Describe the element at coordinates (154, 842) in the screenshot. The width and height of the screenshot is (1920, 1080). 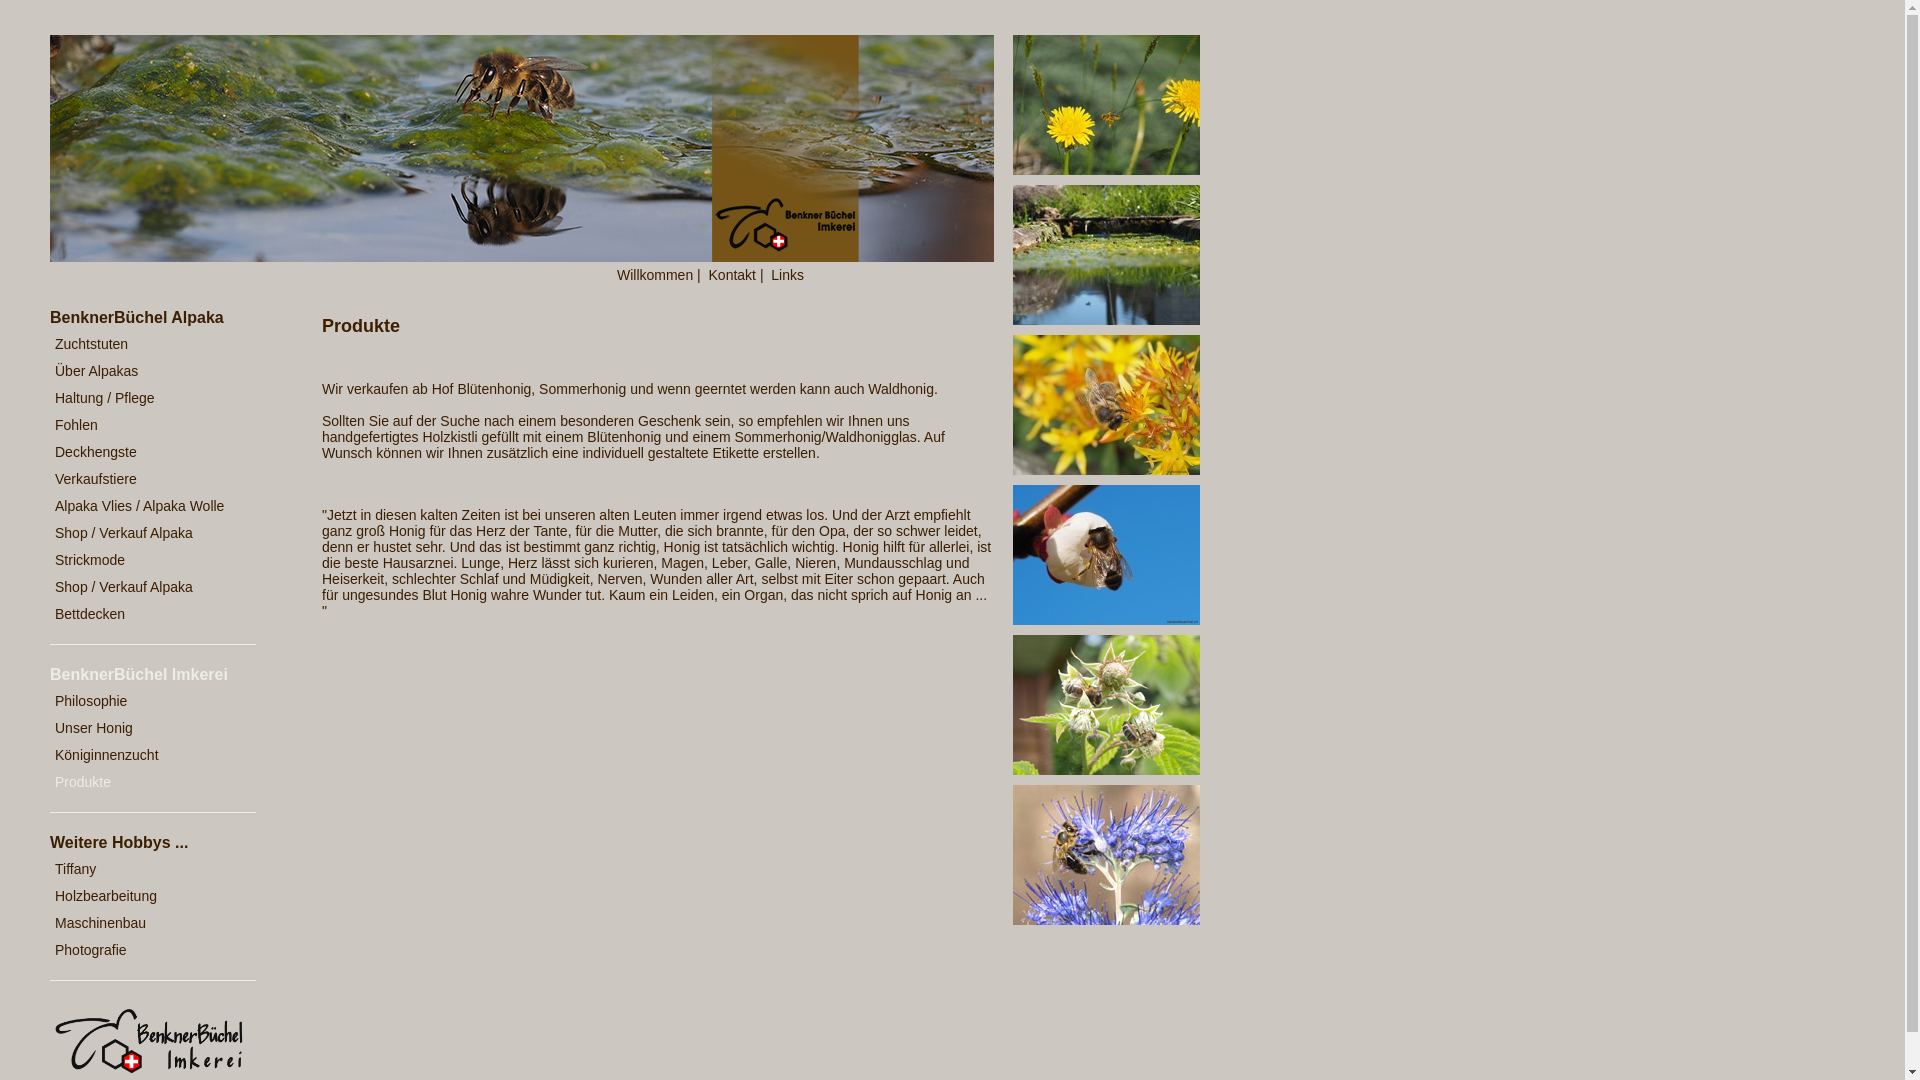
I see `'Weitere Hobbys ...'` at that location.